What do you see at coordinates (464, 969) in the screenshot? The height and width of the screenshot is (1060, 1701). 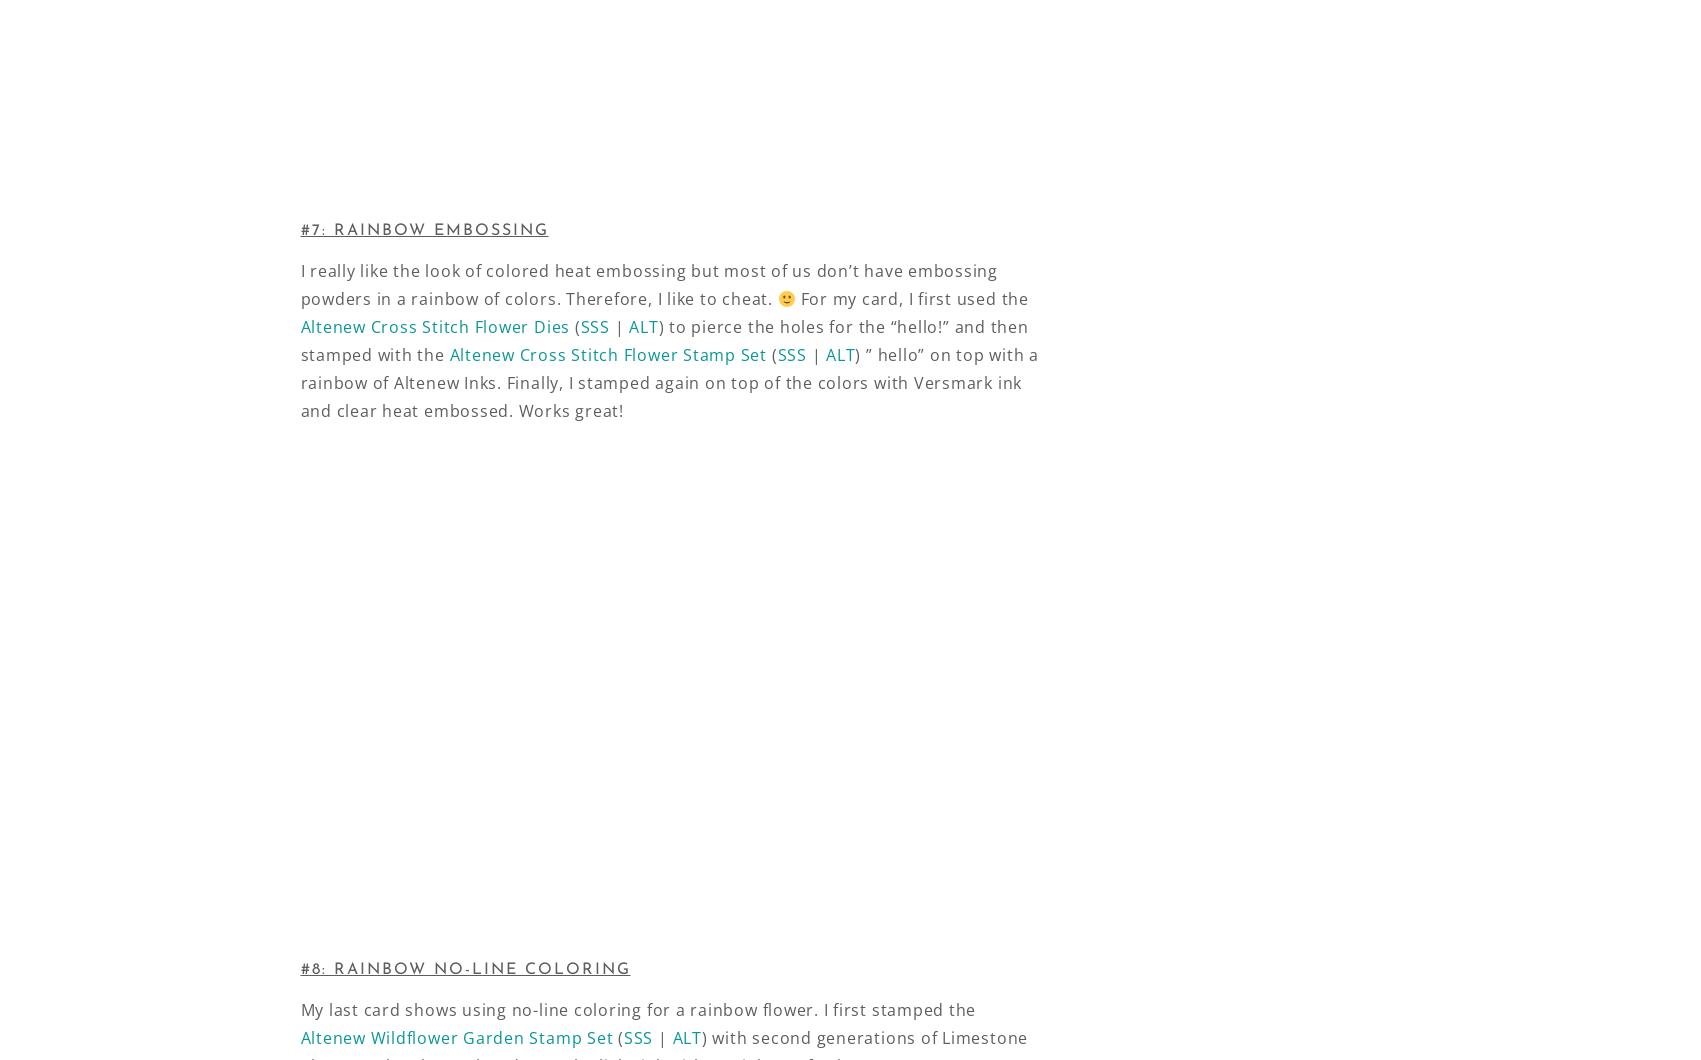 I see `'#8: RAINBOW No-Line Coloring'` at bounding box center [464, 969].